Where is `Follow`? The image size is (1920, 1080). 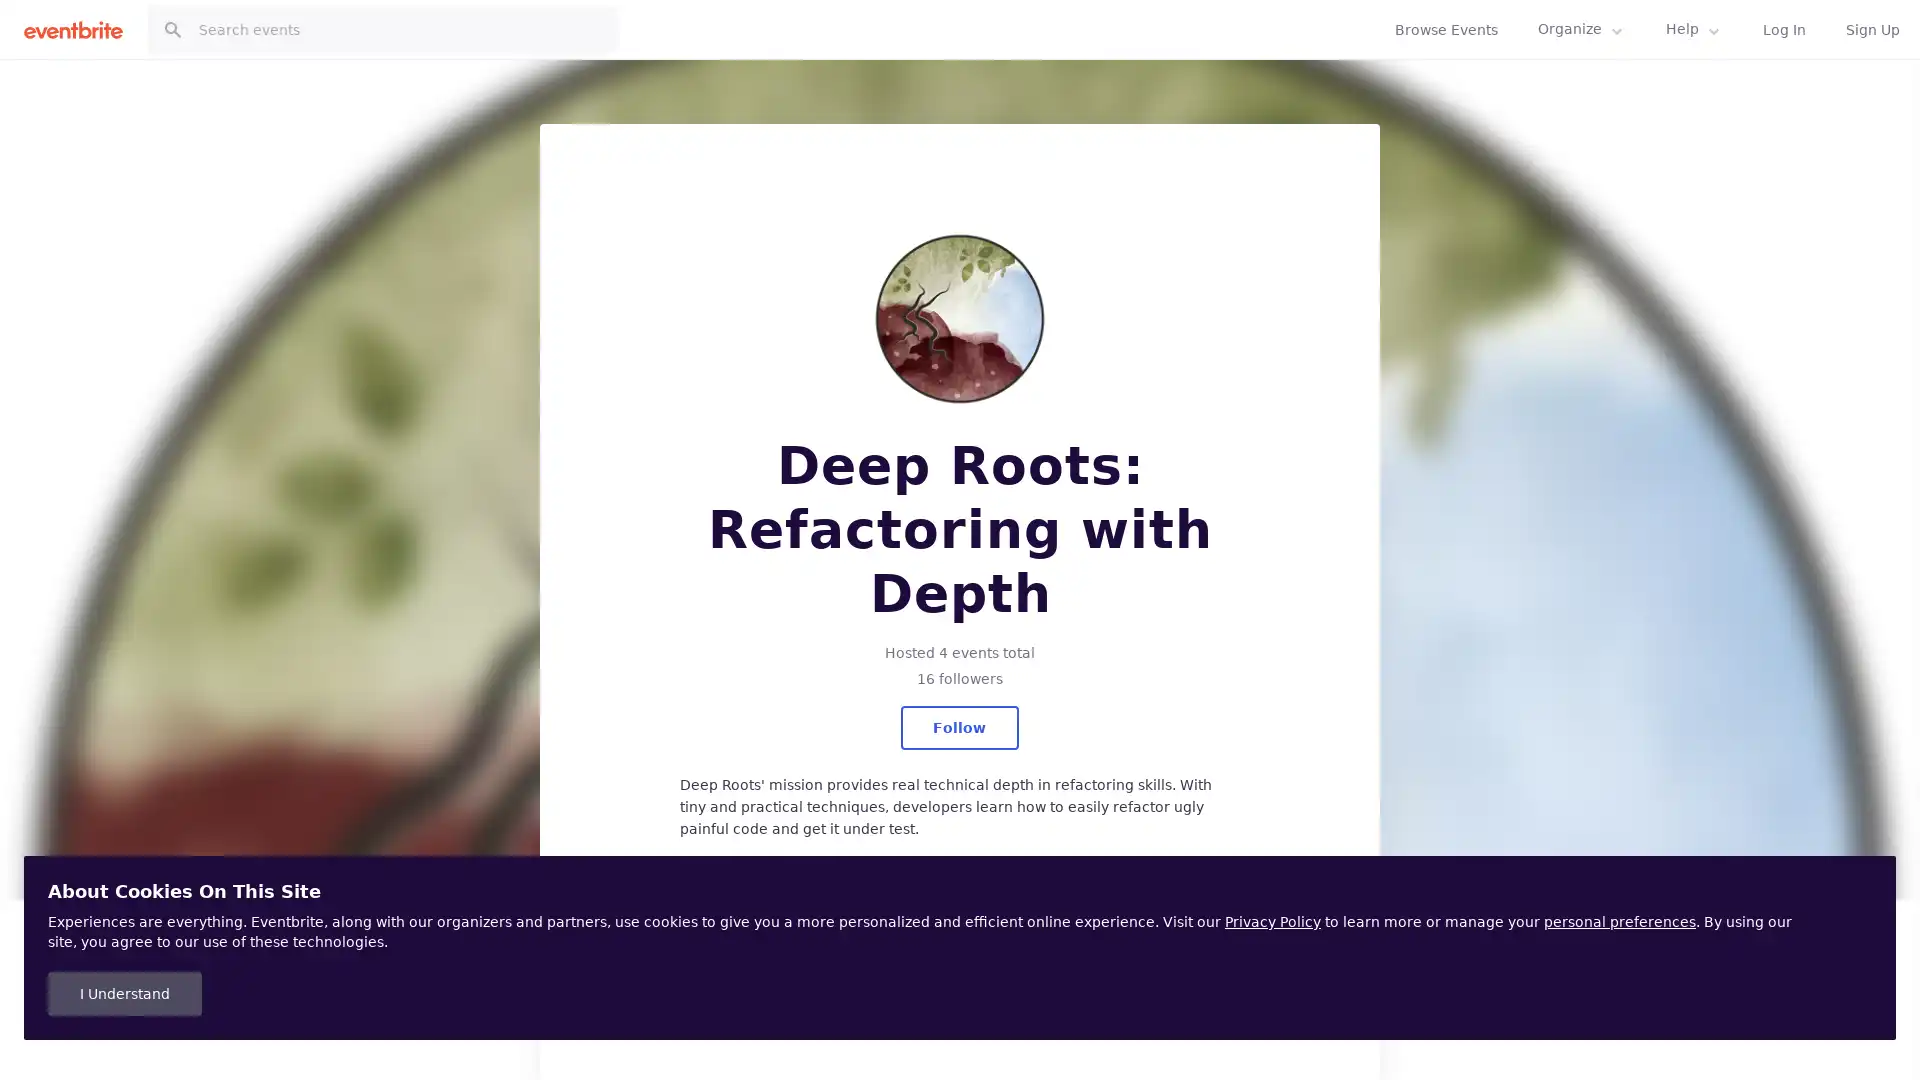 Follow is located at coordinates (1699, 53).